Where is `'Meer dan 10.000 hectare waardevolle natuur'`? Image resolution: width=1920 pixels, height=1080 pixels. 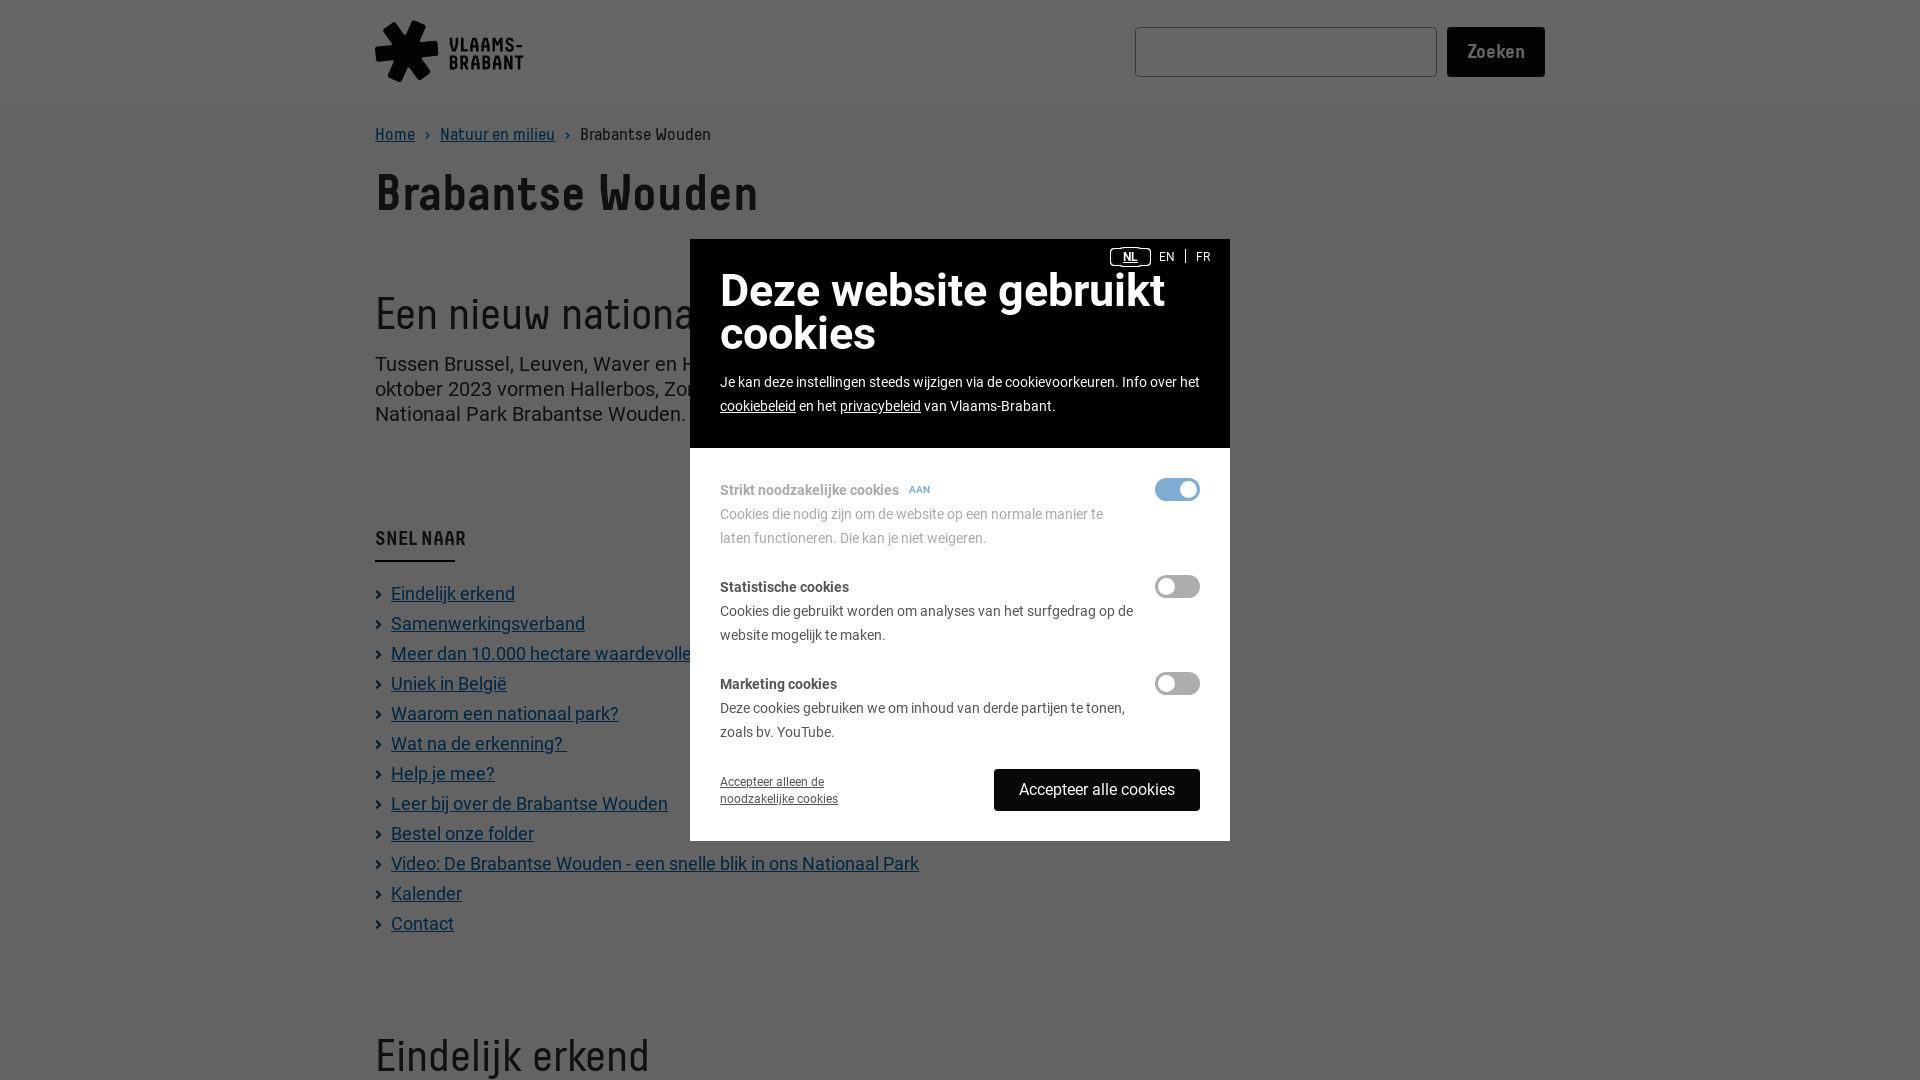
'Meer dan 10.000 hectare waardevolle natuur' is located at coordinates (568, 653).